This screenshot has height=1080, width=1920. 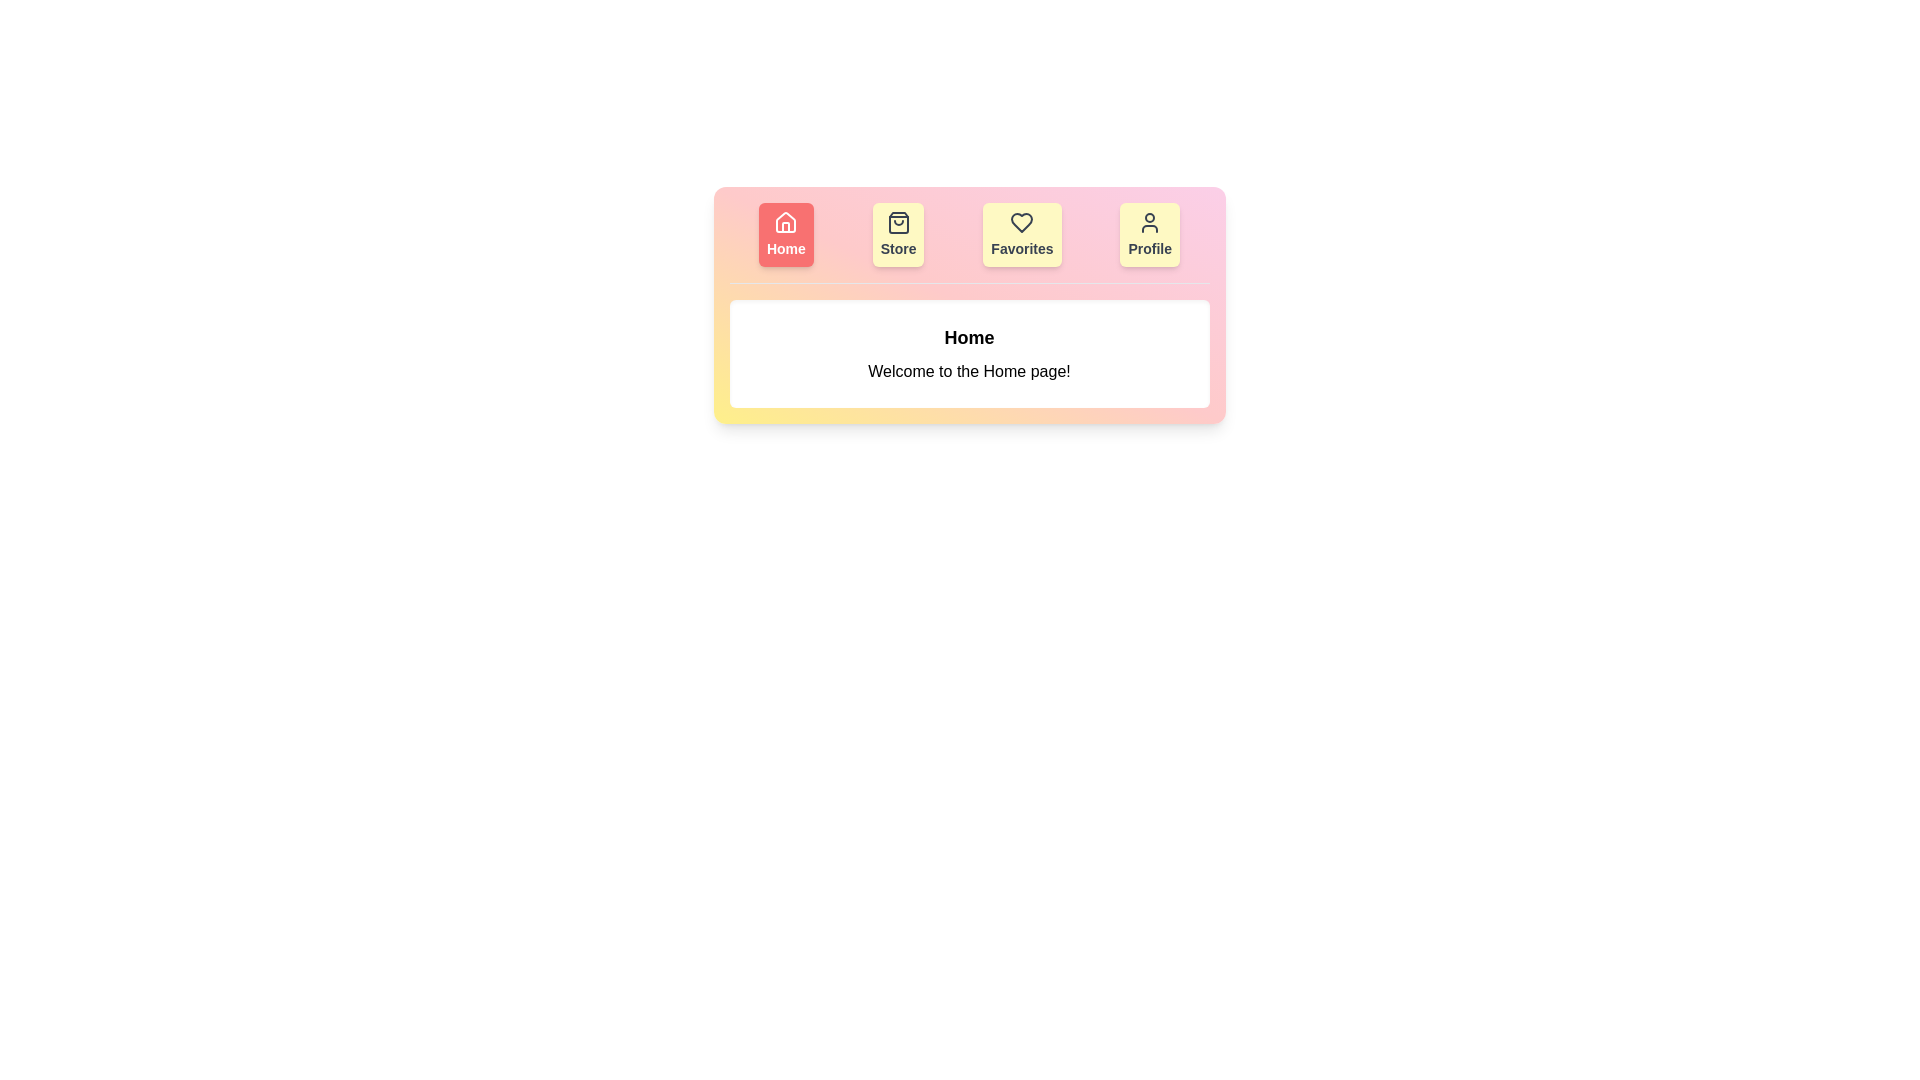 I want to click on the tab labeled Home to switch to its content, so click(x=785, y=234).